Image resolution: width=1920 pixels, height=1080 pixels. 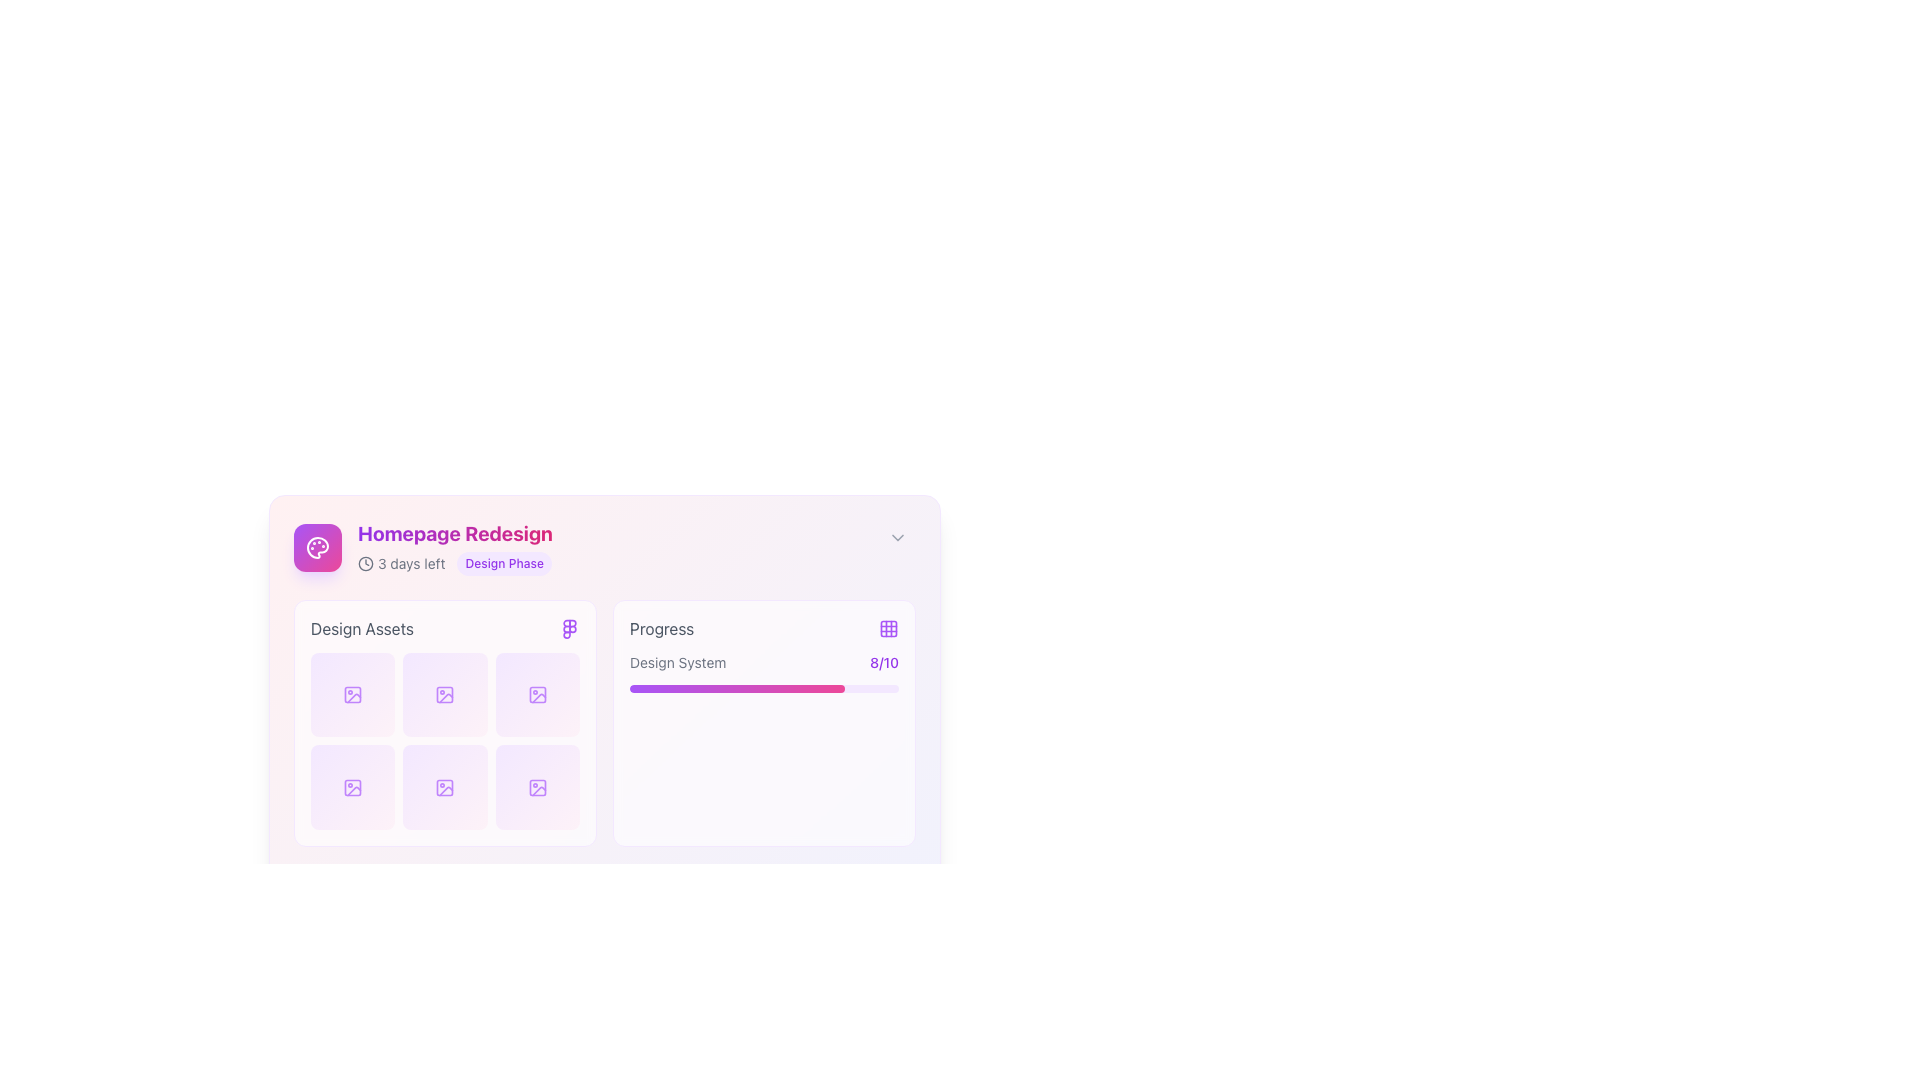 What do you see at coordinates (736, 688) in the screenshot?
I see `the filled portion of the progress bar indicating 80% completion under the 'Progress' heading in the 'Homepage Redesign' section` at bounding box center [736, 688].